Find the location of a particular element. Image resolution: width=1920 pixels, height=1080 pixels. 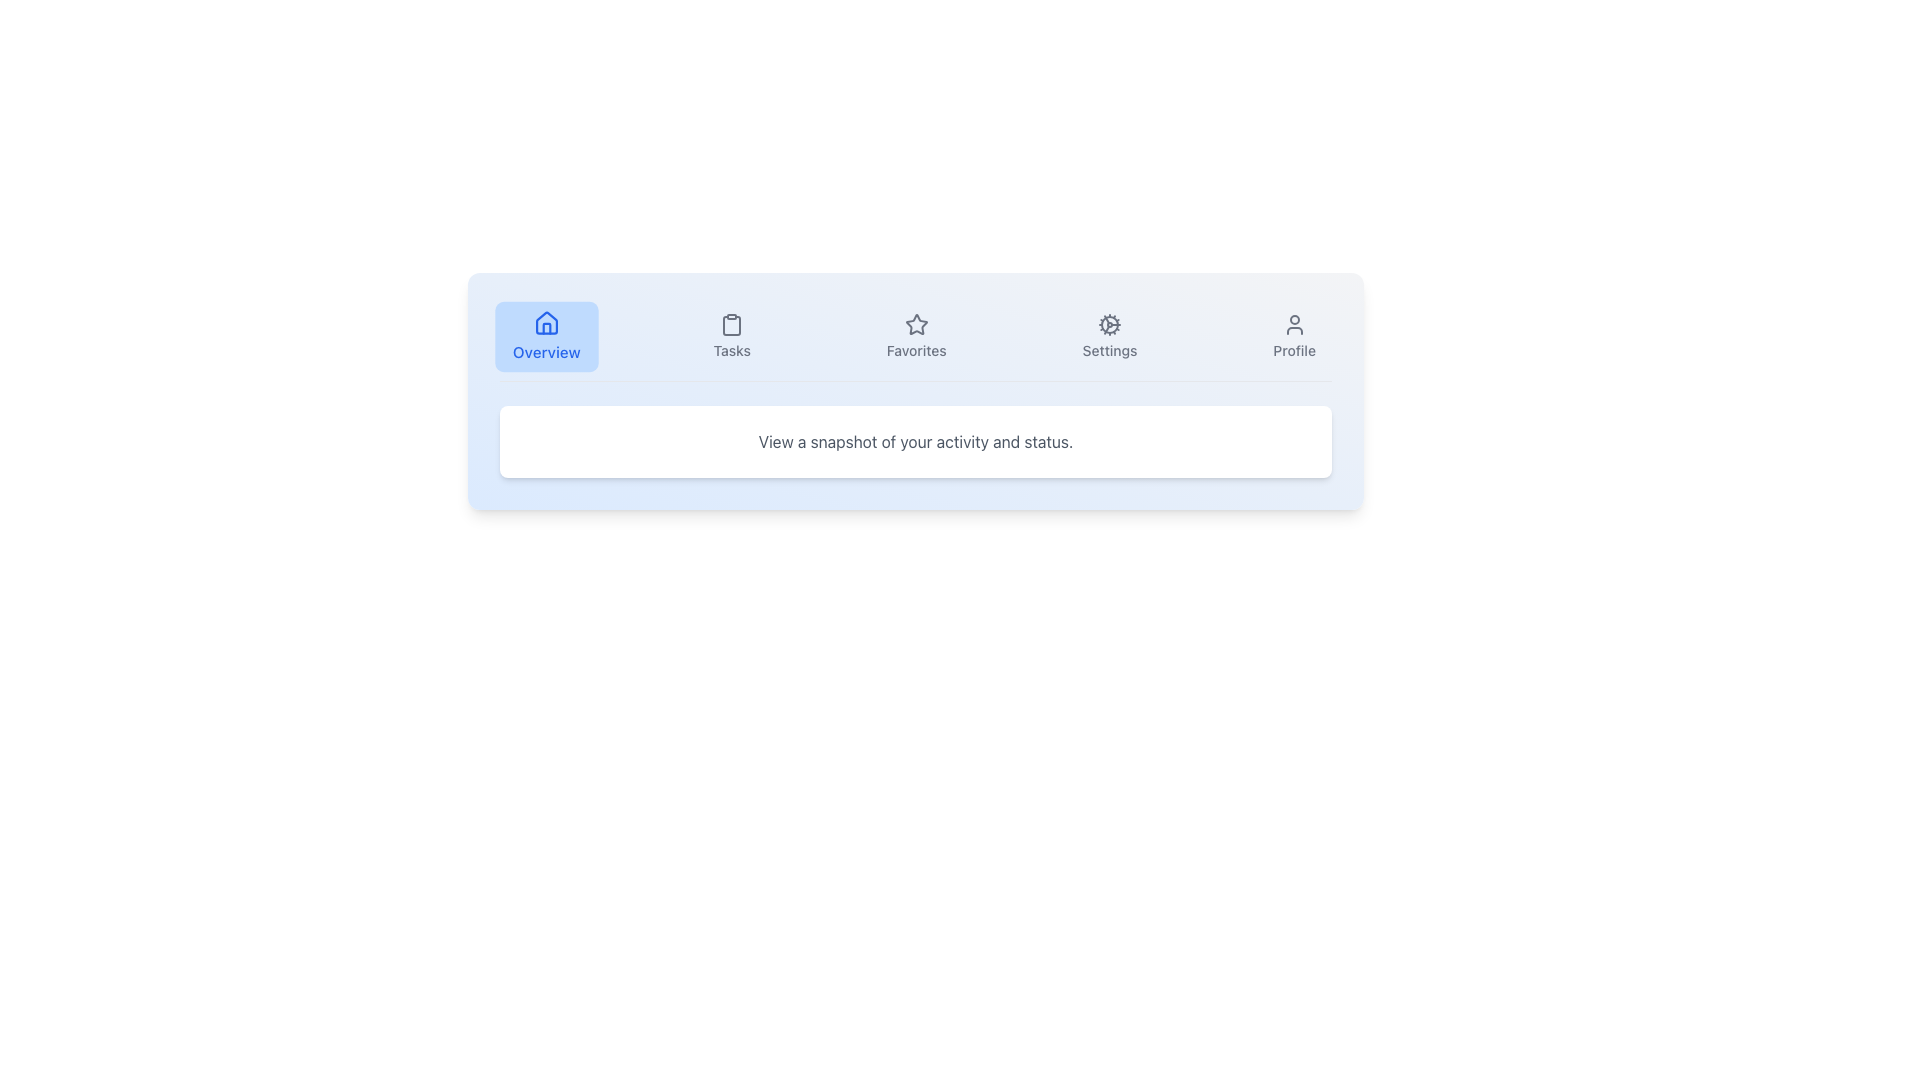

the 'Favorites' button with a star icon located in the horizontal navigation bar is located at coordinates (915, 335).